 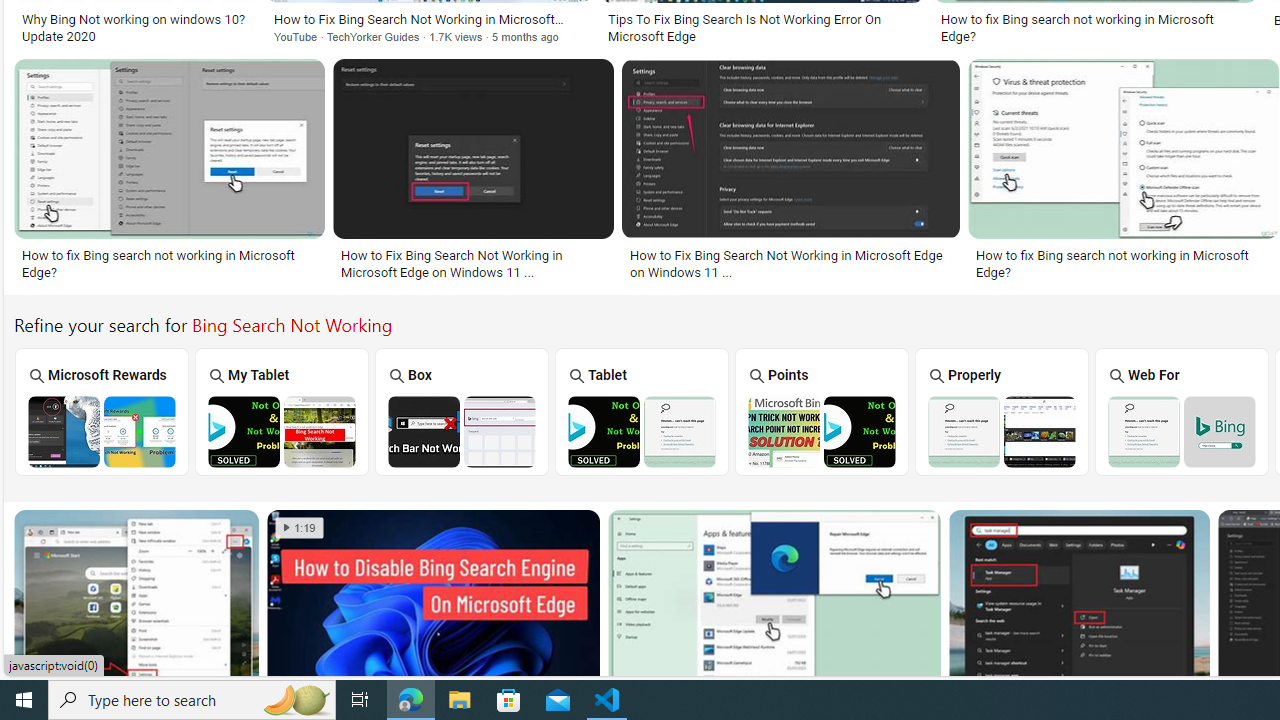 What do you see at coordinates (280, 430) in the screenshot?
I see `'Bing Search Not Working On My Tablet'` at bounding box center [280, 430].